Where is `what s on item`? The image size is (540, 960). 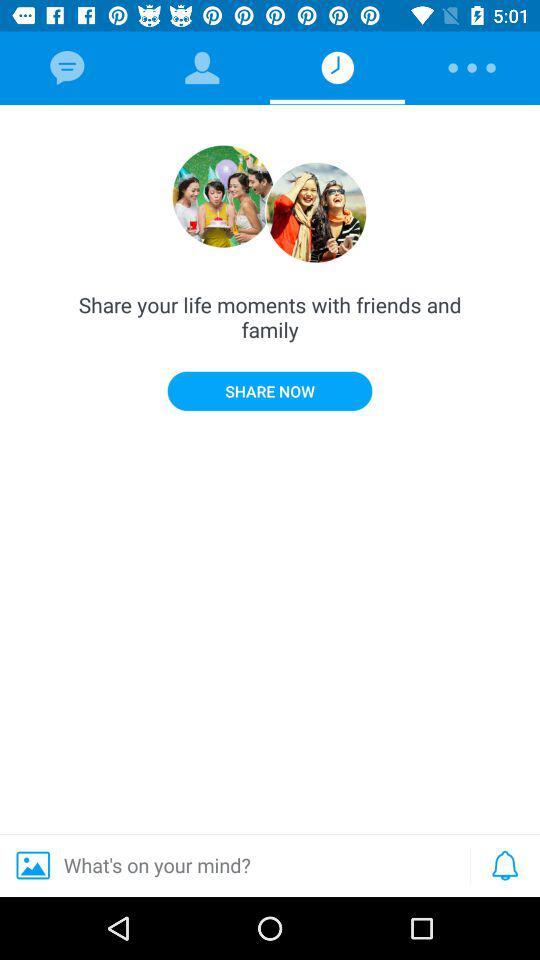 what s on item is located at coordinates (231, 864).